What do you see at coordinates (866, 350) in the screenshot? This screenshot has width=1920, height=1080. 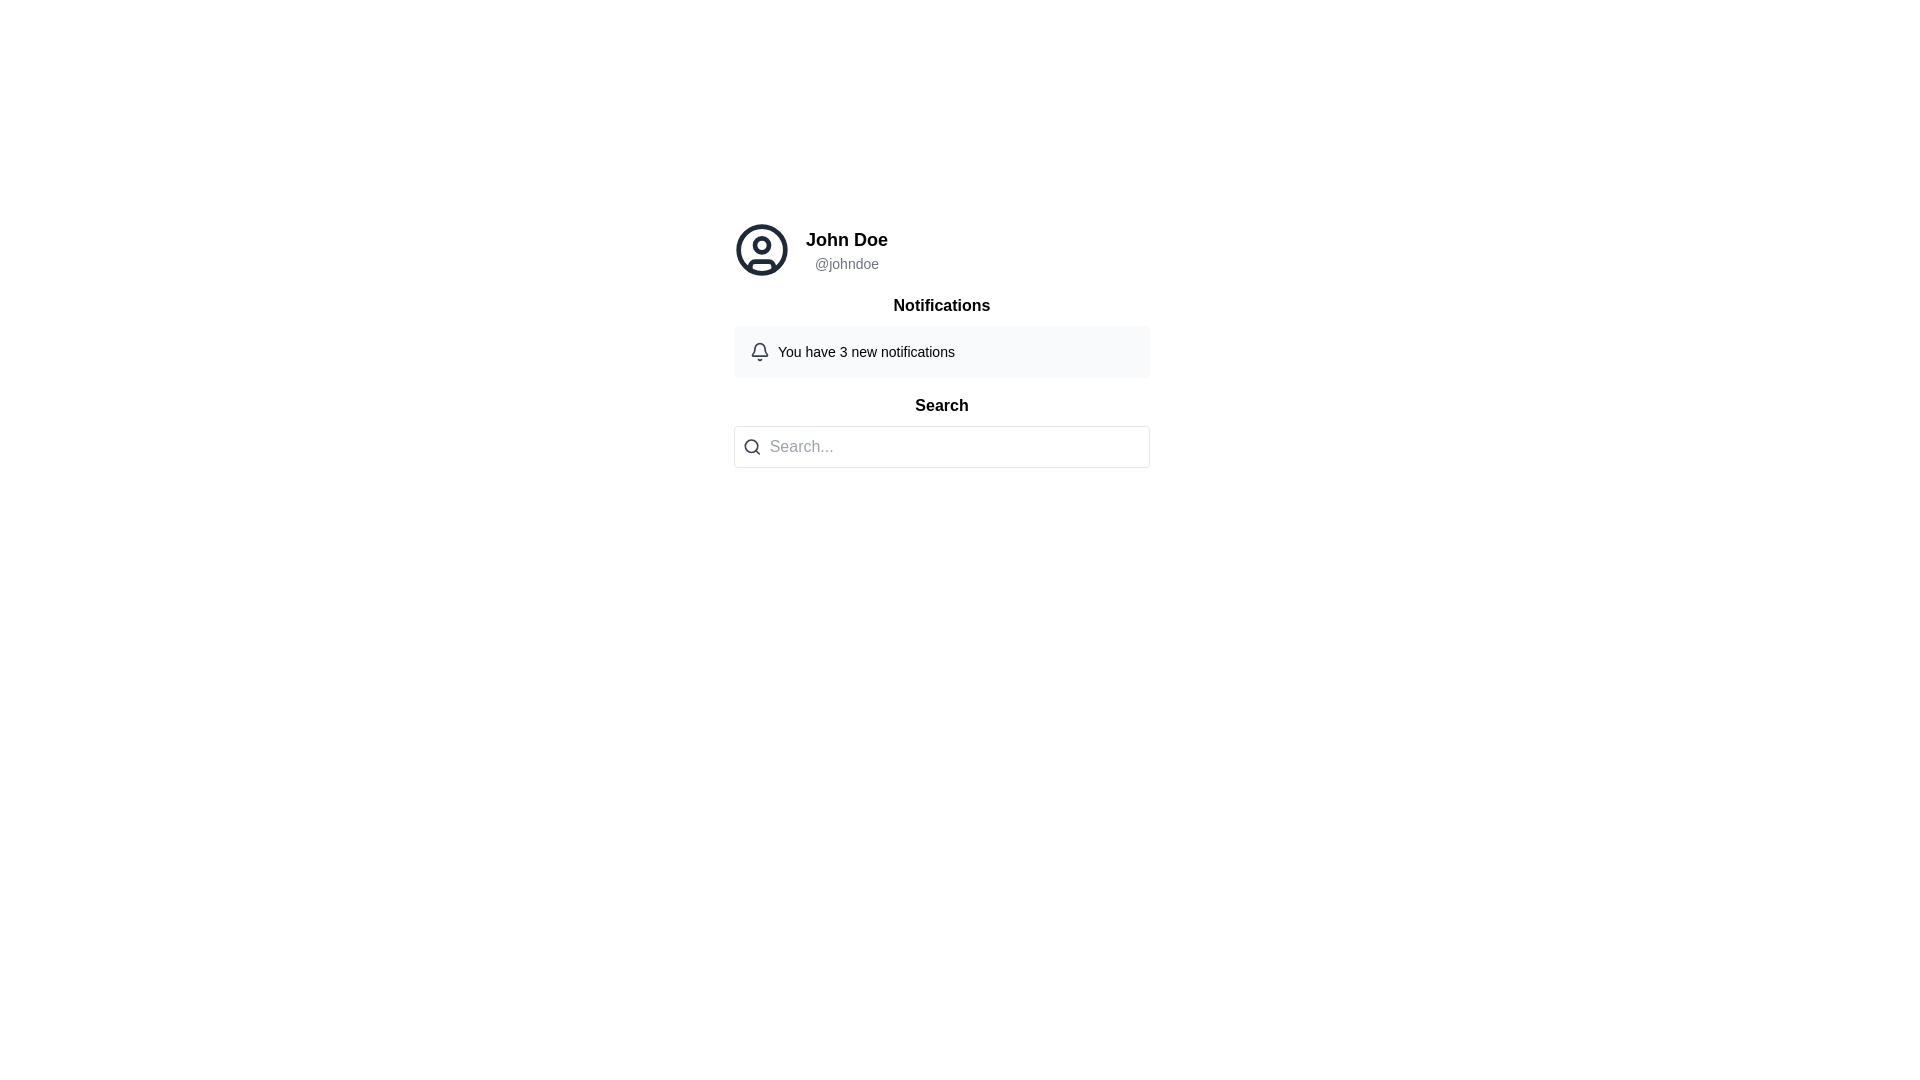 I see `the static text element that reads 'You have 3 new notifications', which is styled in a smaller font size and located within the notification panel` at bounding box center [866, 350].